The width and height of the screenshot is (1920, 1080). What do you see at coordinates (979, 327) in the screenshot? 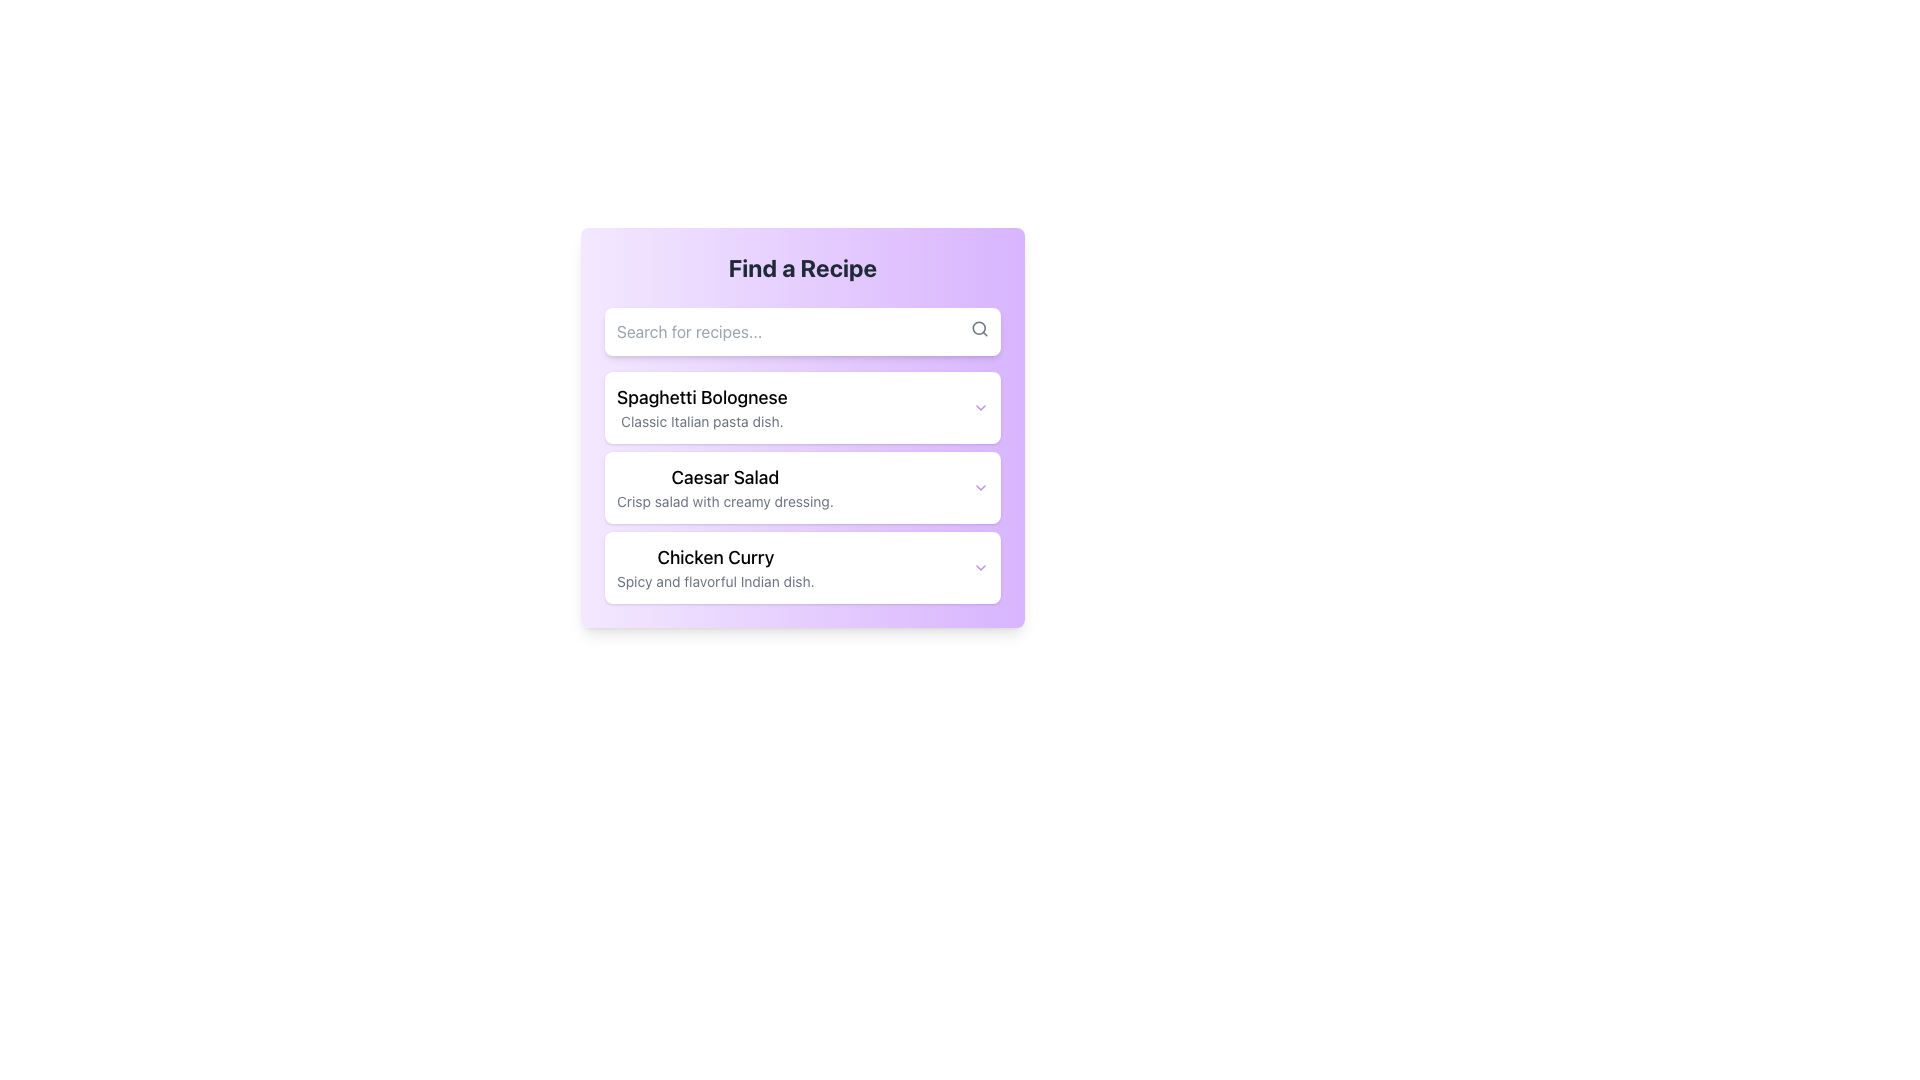
I see `the search icon located on the right side inside the search input field at the top of the interface to initiate a search operation` at bounding box center [979, 327].